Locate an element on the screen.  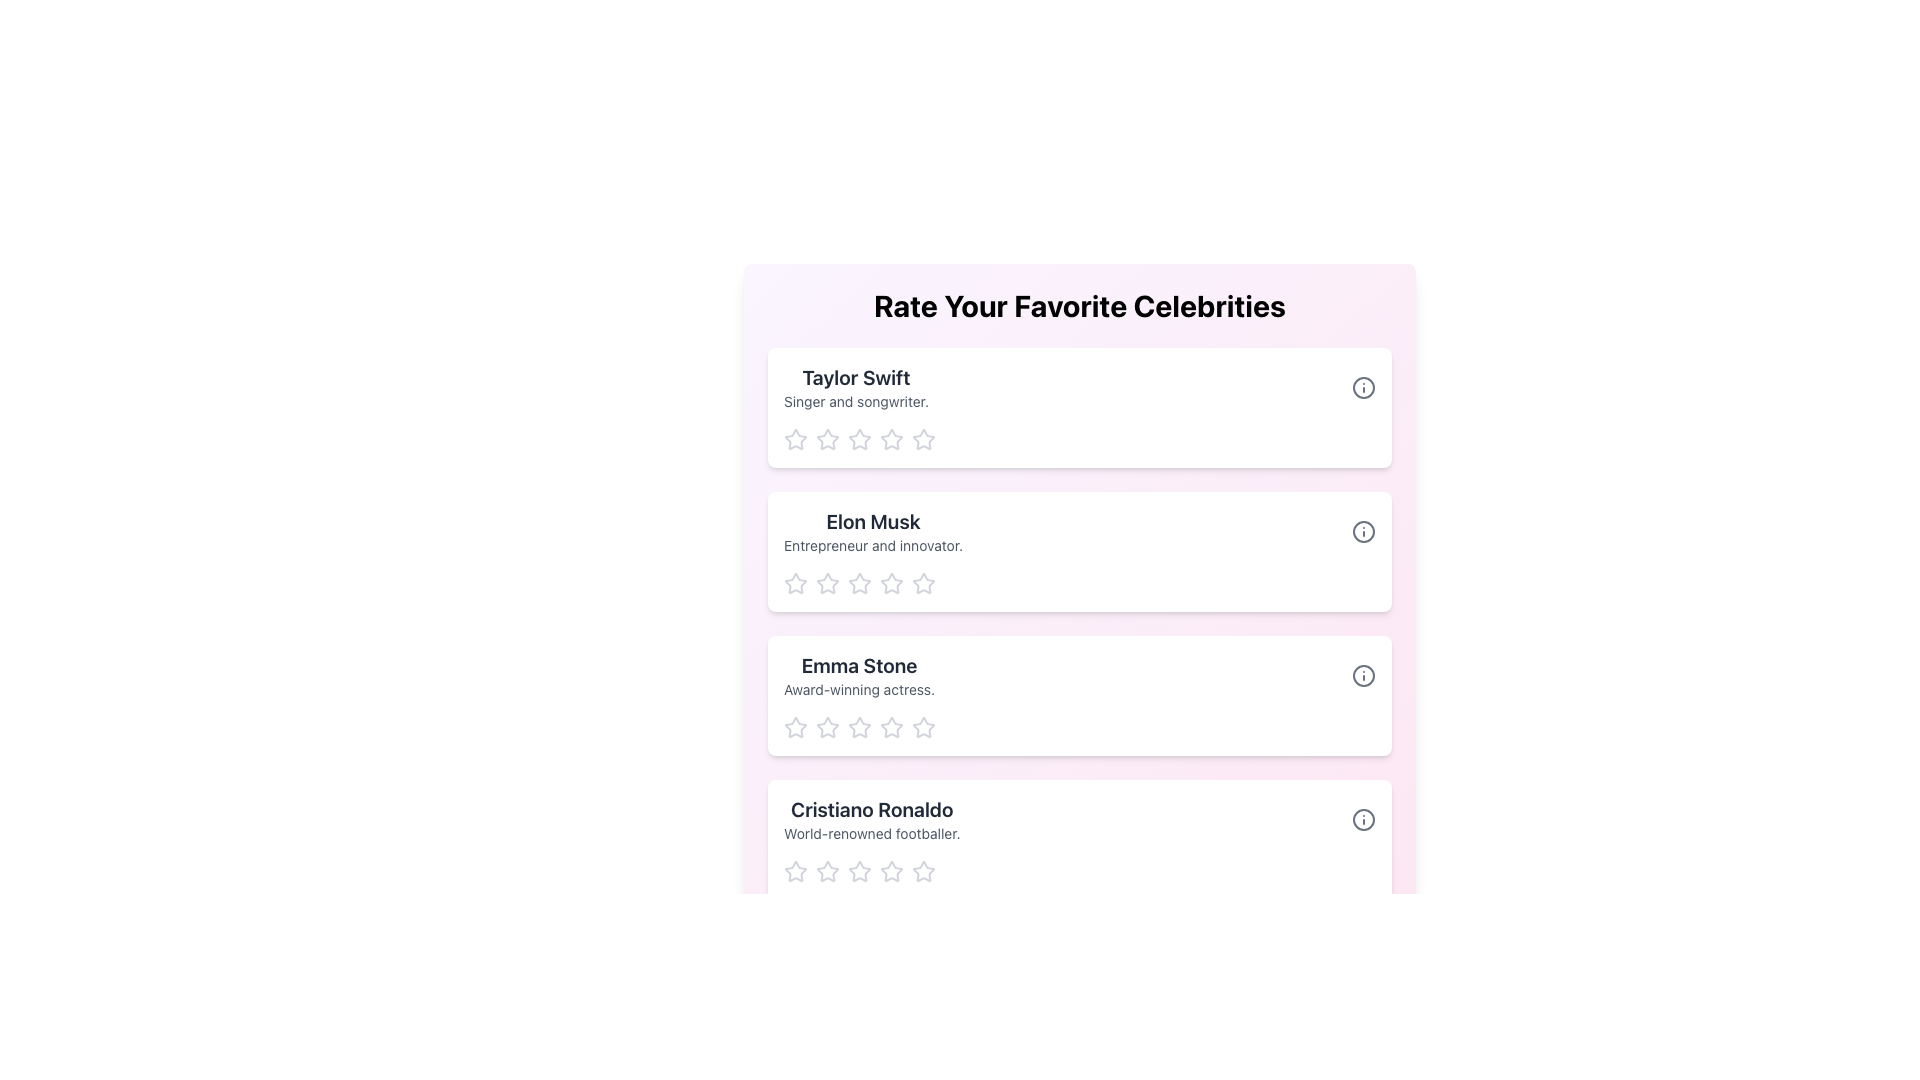
the first rating star for the 'Elon Musk' profile is located at coordinates (828, 583).